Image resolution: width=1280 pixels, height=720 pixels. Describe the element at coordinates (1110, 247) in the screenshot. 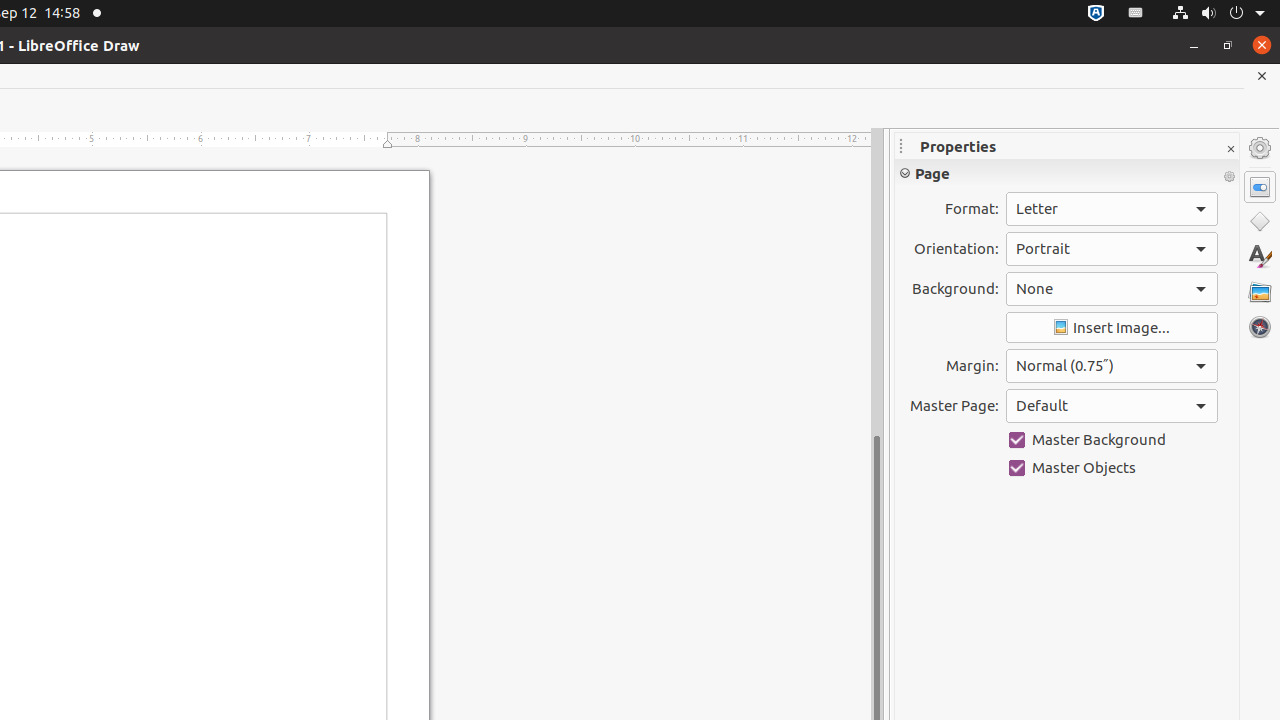

I see `'Orientation:'` at that location.